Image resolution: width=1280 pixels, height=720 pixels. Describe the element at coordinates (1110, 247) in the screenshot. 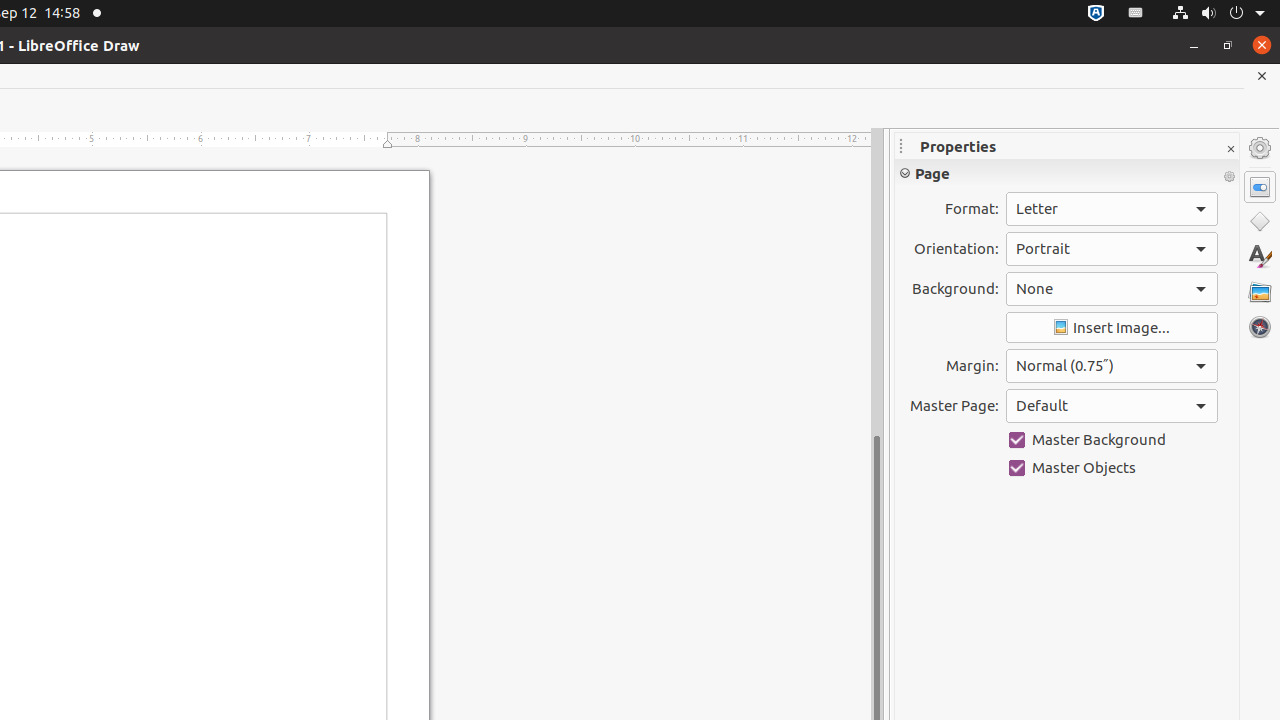

I see `'Orientation:'` at that location.